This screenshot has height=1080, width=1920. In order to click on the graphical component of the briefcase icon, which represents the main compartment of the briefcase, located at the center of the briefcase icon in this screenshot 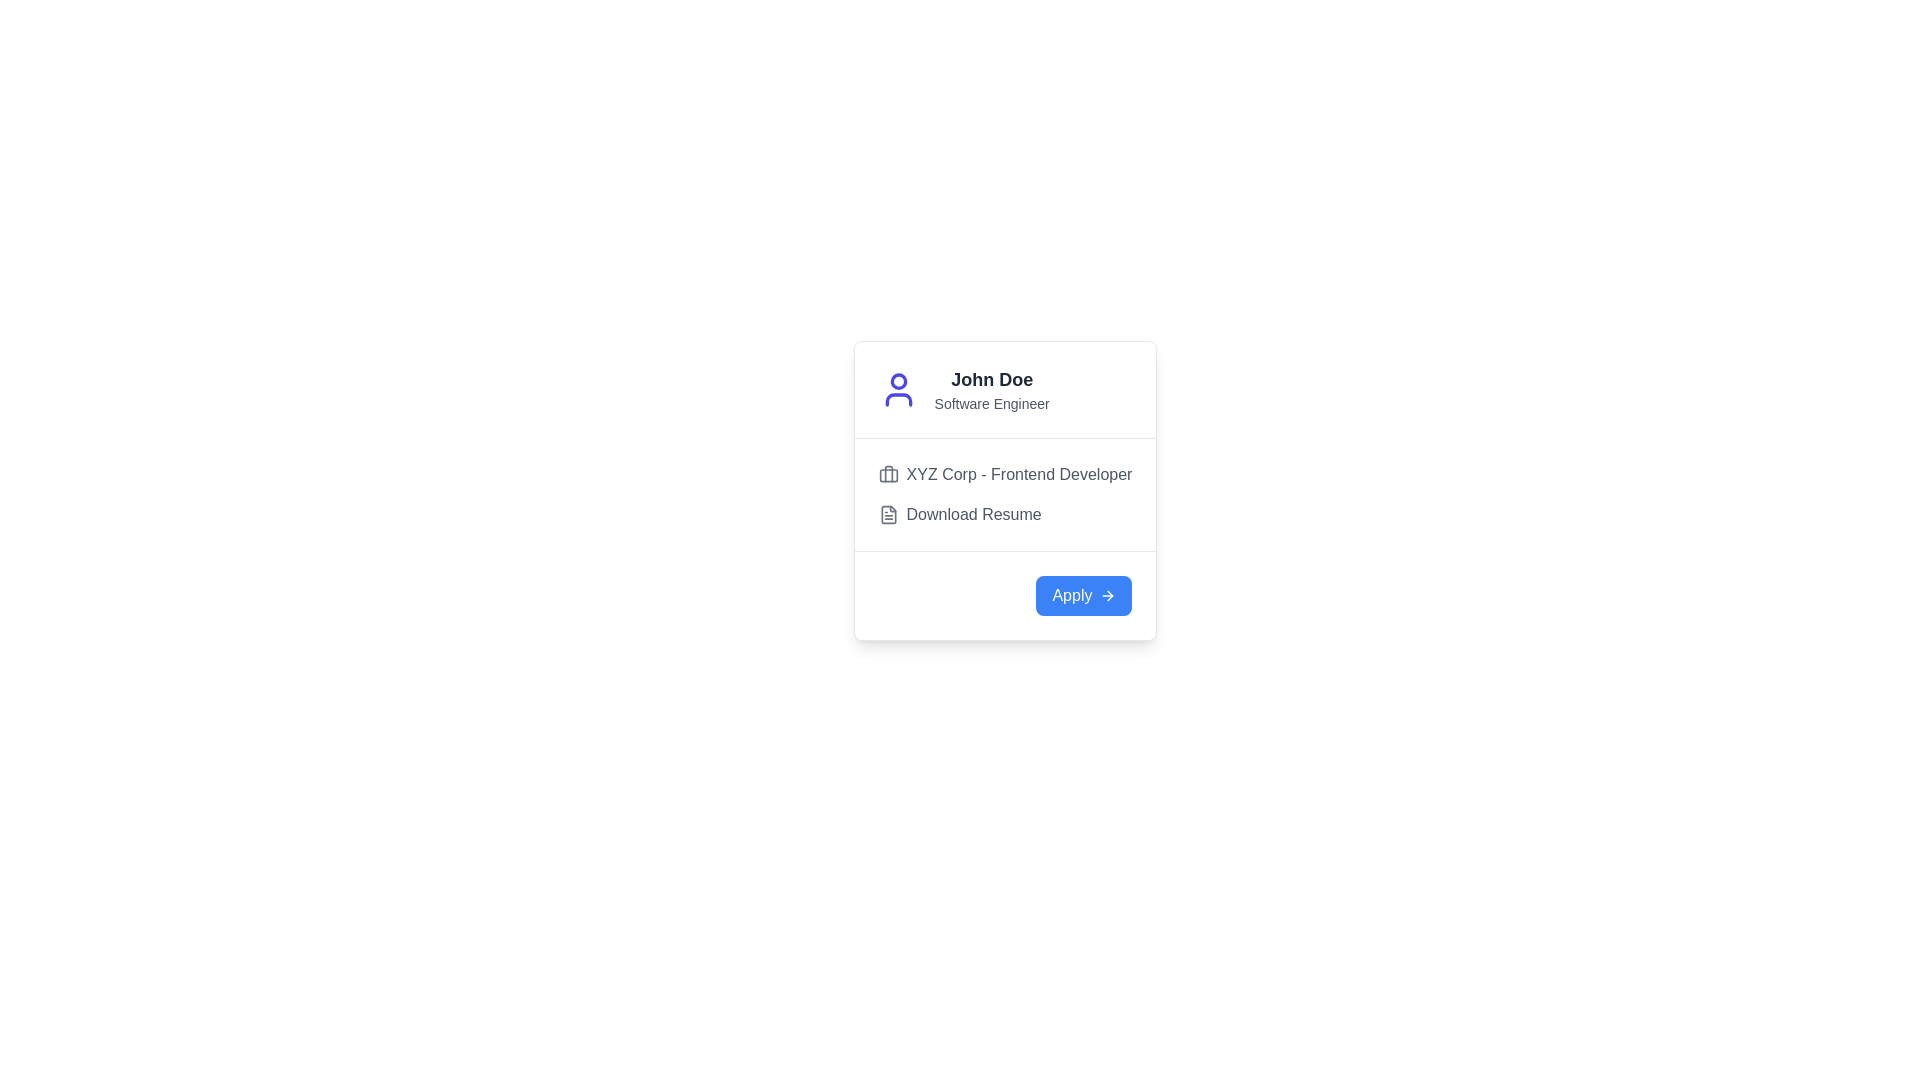, I will do `click(887, 475)`.